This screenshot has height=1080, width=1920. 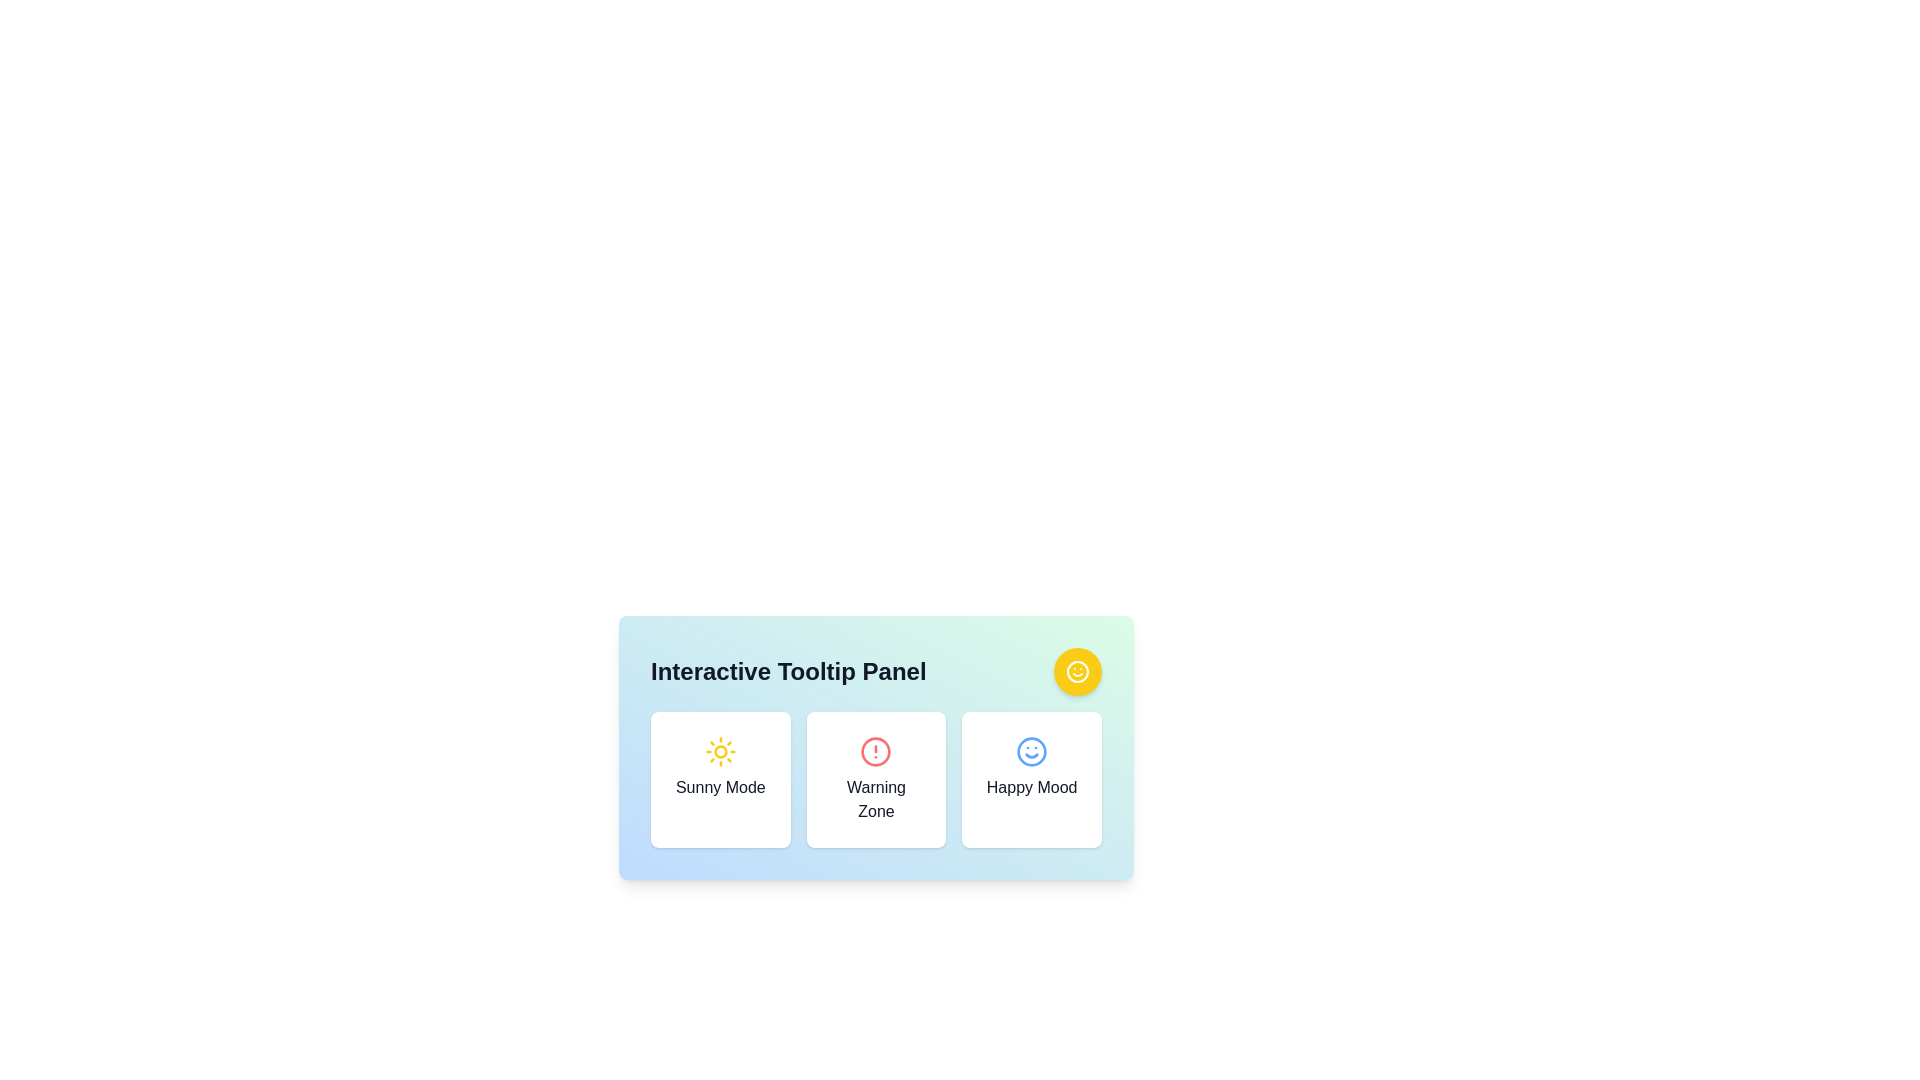 I want to click on labels of the grid containing three cards labeled 'Sunny Mode', 'Warning Zone', and 'Happy Mood' within the 'Interactive Tooltip Panel', so click(x=876, y=778).